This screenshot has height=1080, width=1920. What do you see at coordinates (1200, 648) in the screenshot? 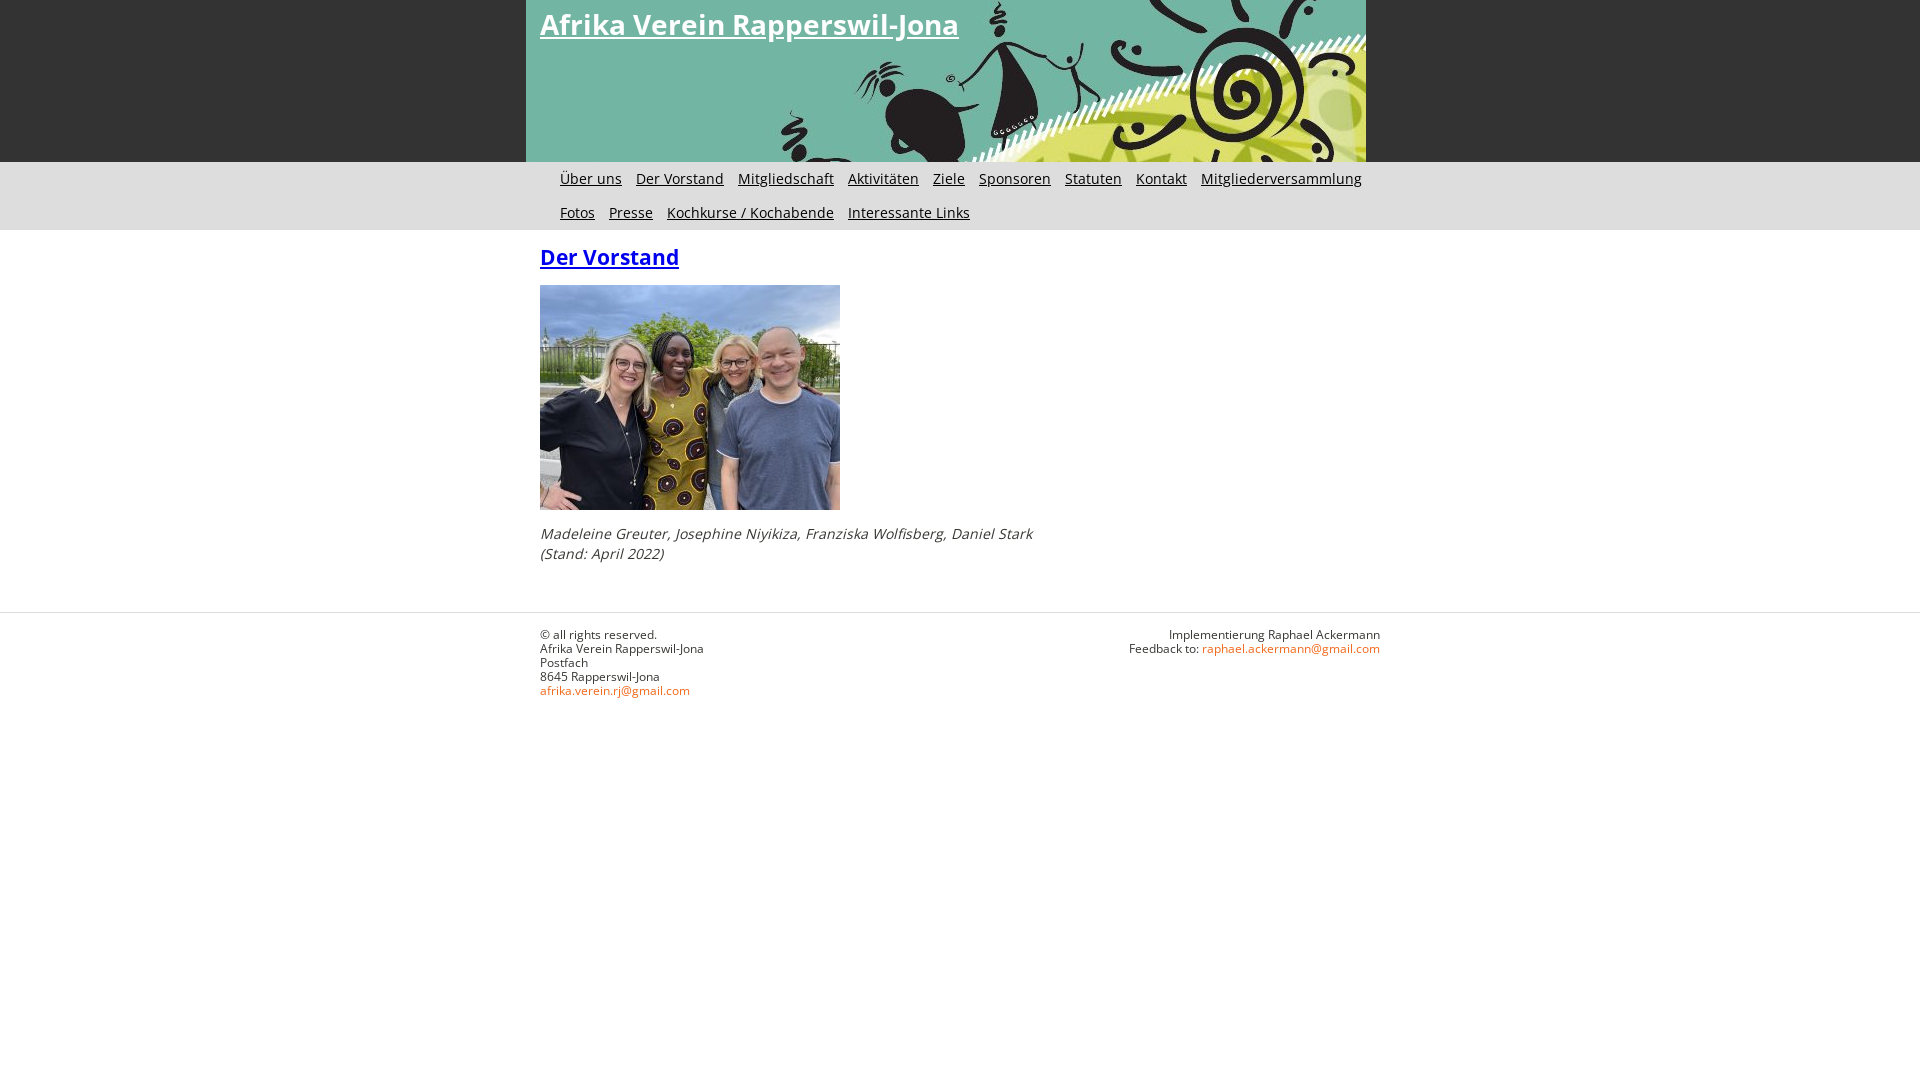
I see `'raphael.ackermann@gmail.com'` at bounding box center [1200, 648].